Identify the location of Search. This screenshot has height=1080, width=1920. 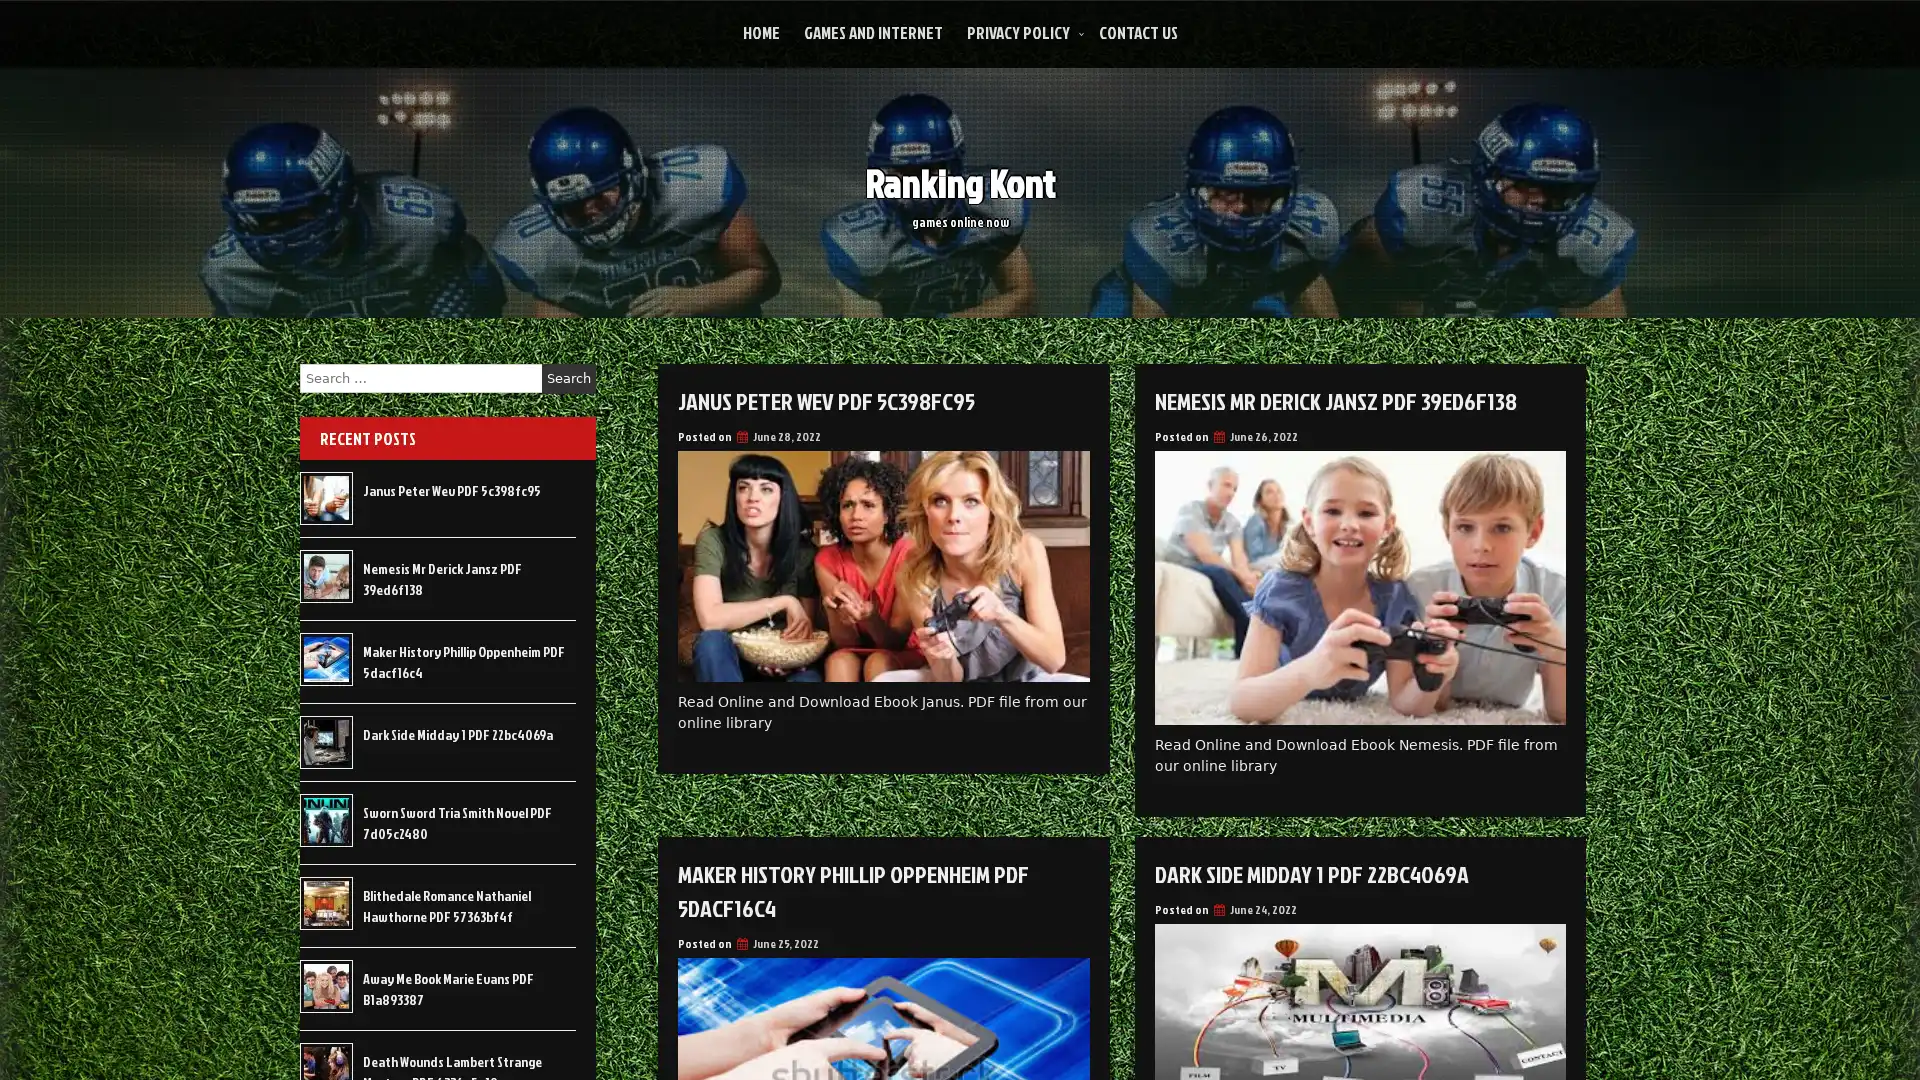
(568, 378).